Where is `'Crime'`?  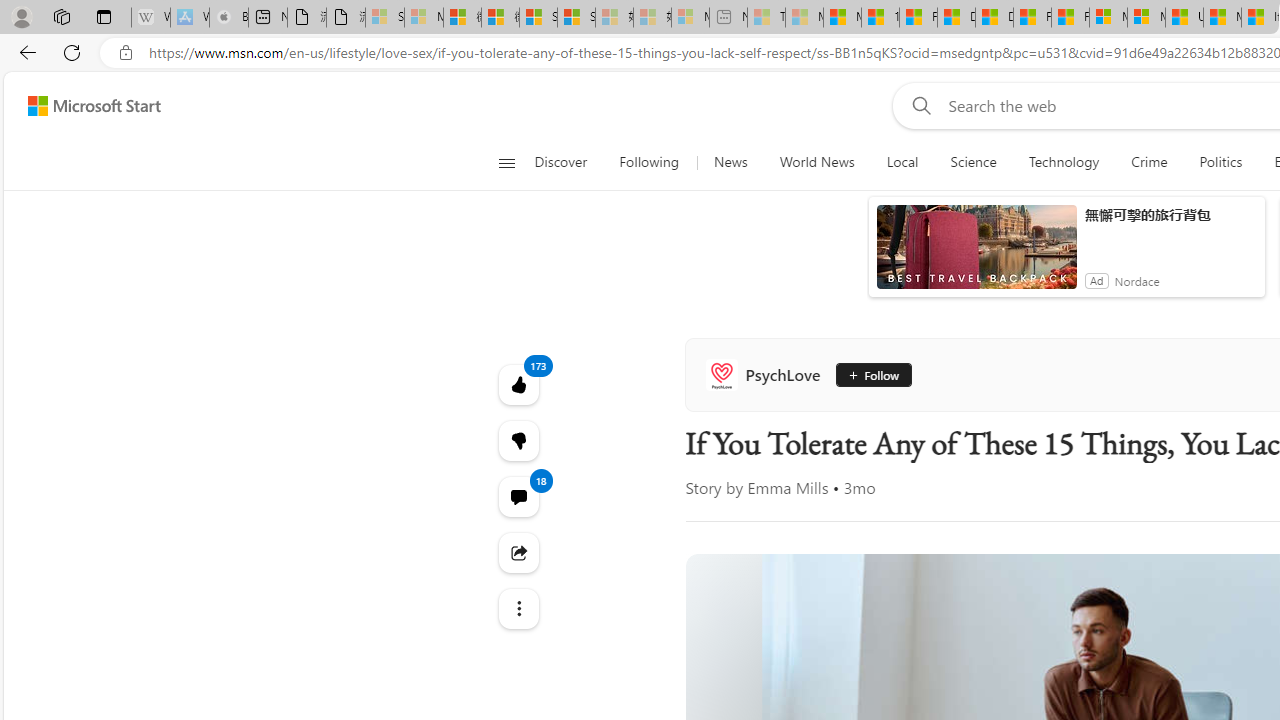
'Crime' is located at coordinates (1149, 162).